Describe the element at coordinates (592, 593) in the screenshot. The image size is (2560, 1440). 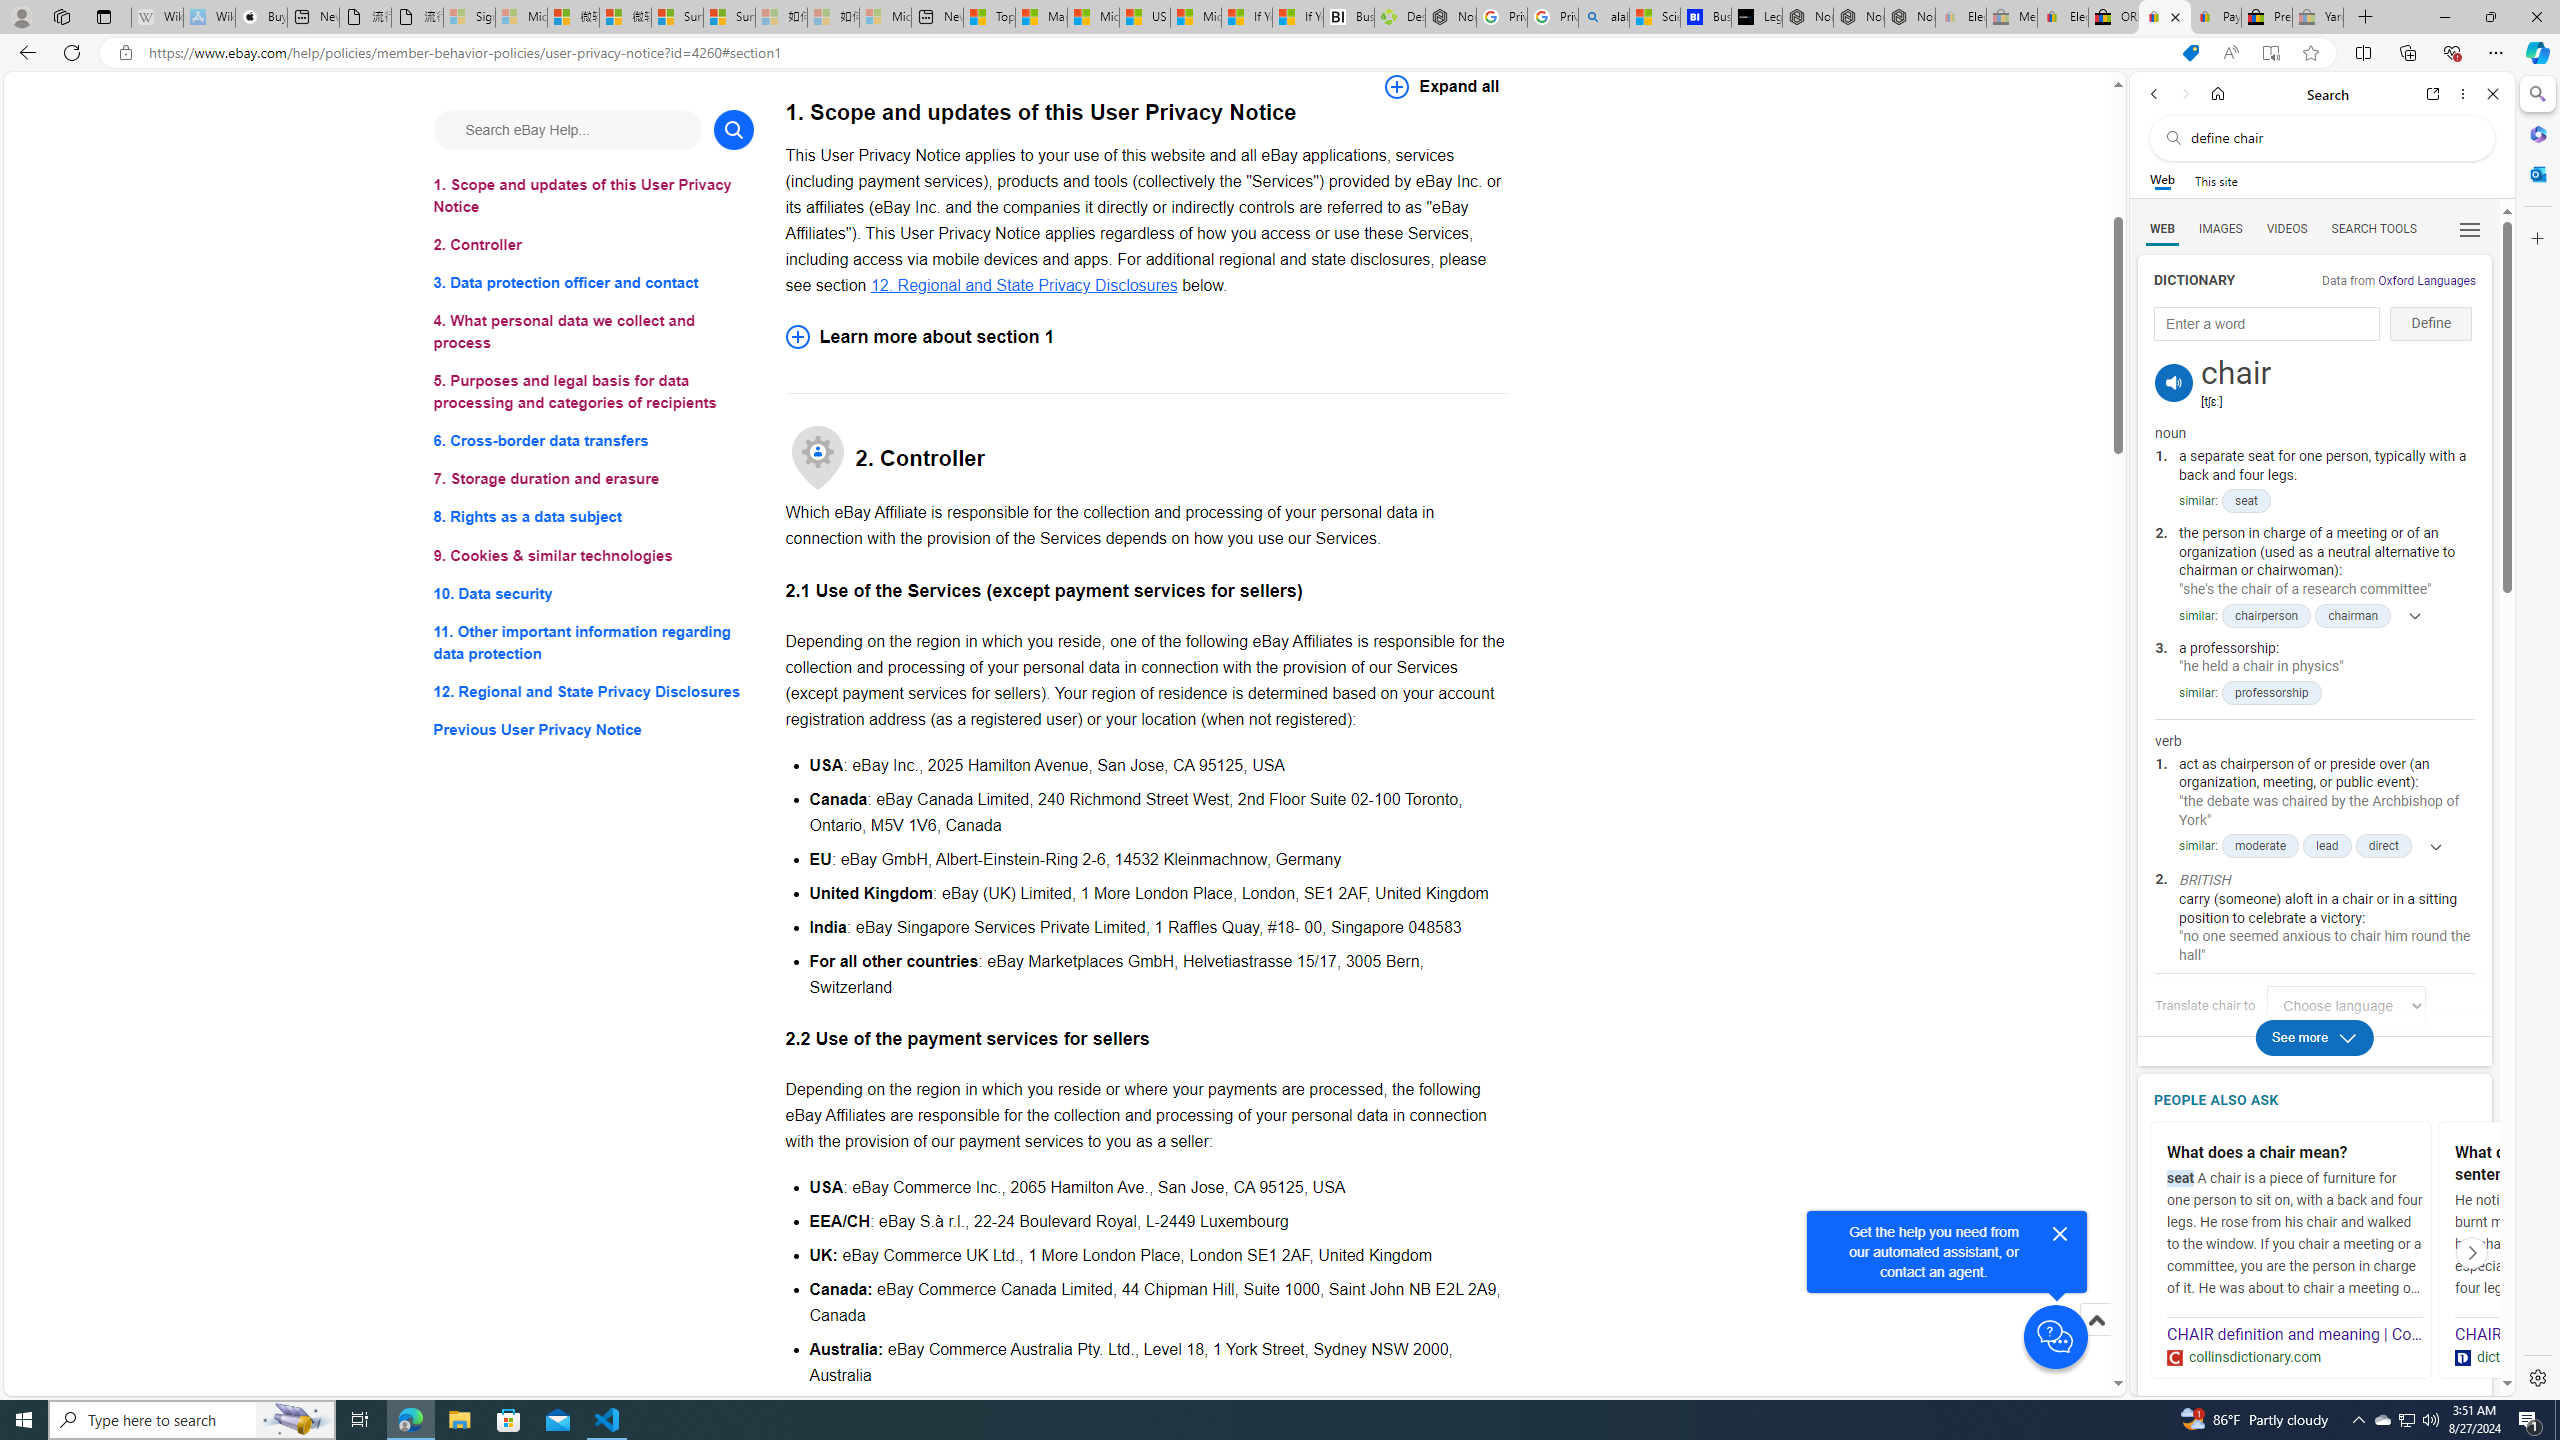
I see `'10. Data security'` at that location.